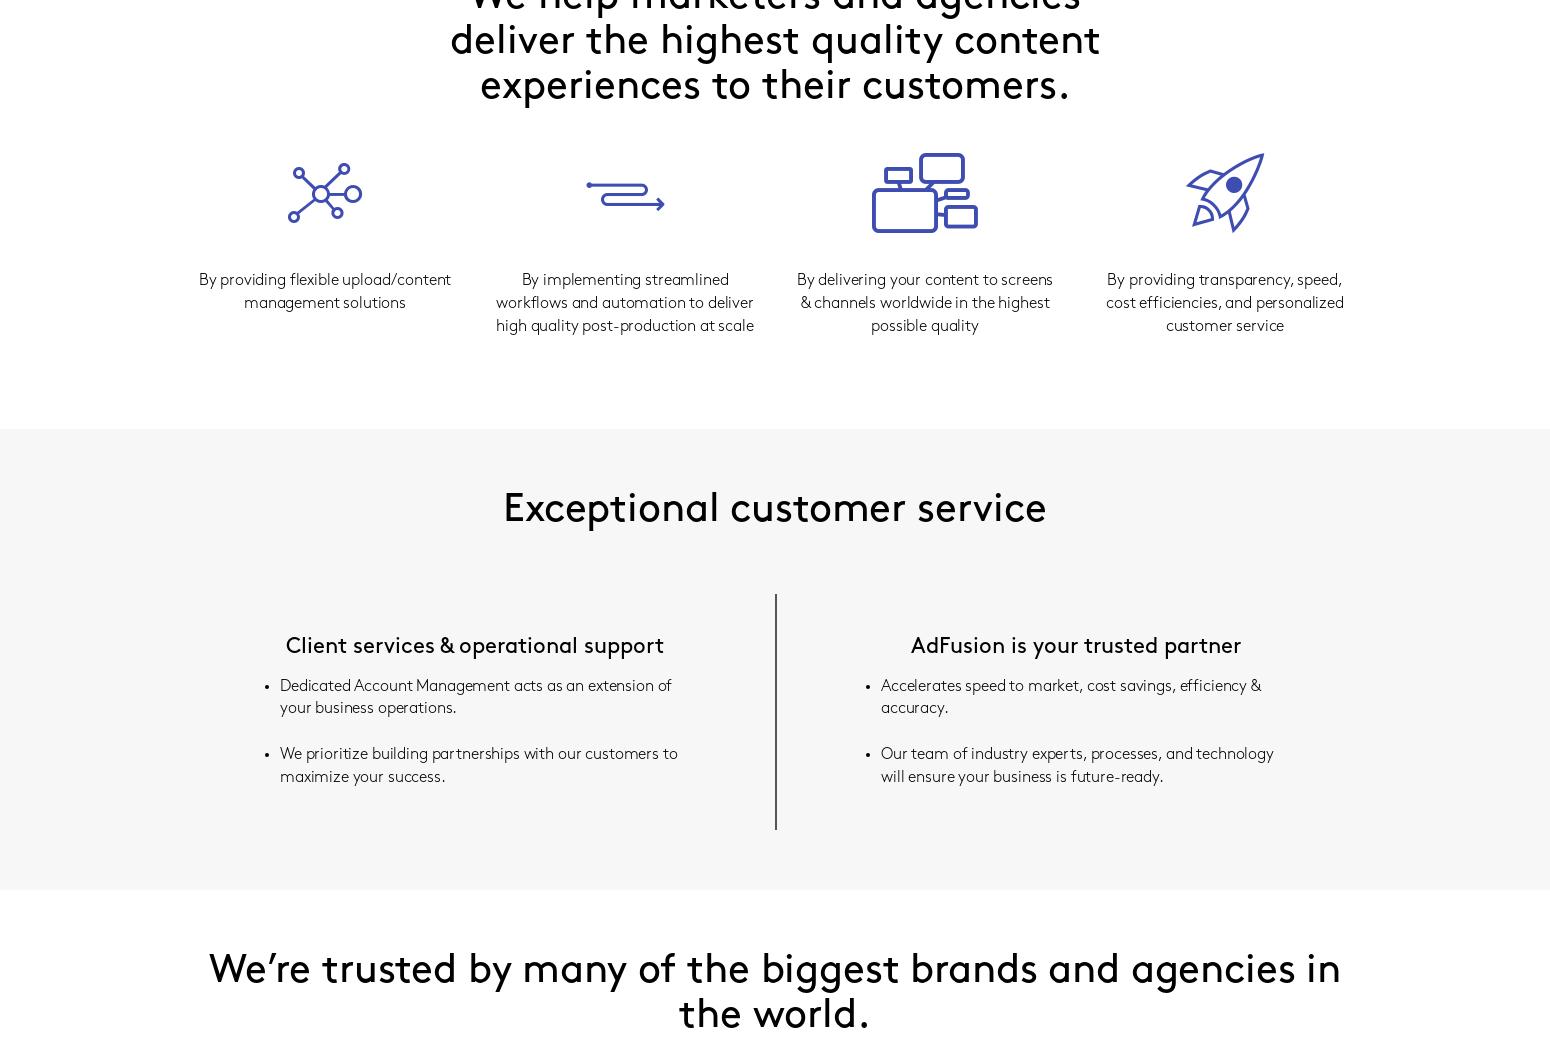 This screenshot has height=1046, width=1550. What do you see at coordinates (760, 513) in the screenshot?
I see `'Contact Us'` at bounding box center [760, 513].